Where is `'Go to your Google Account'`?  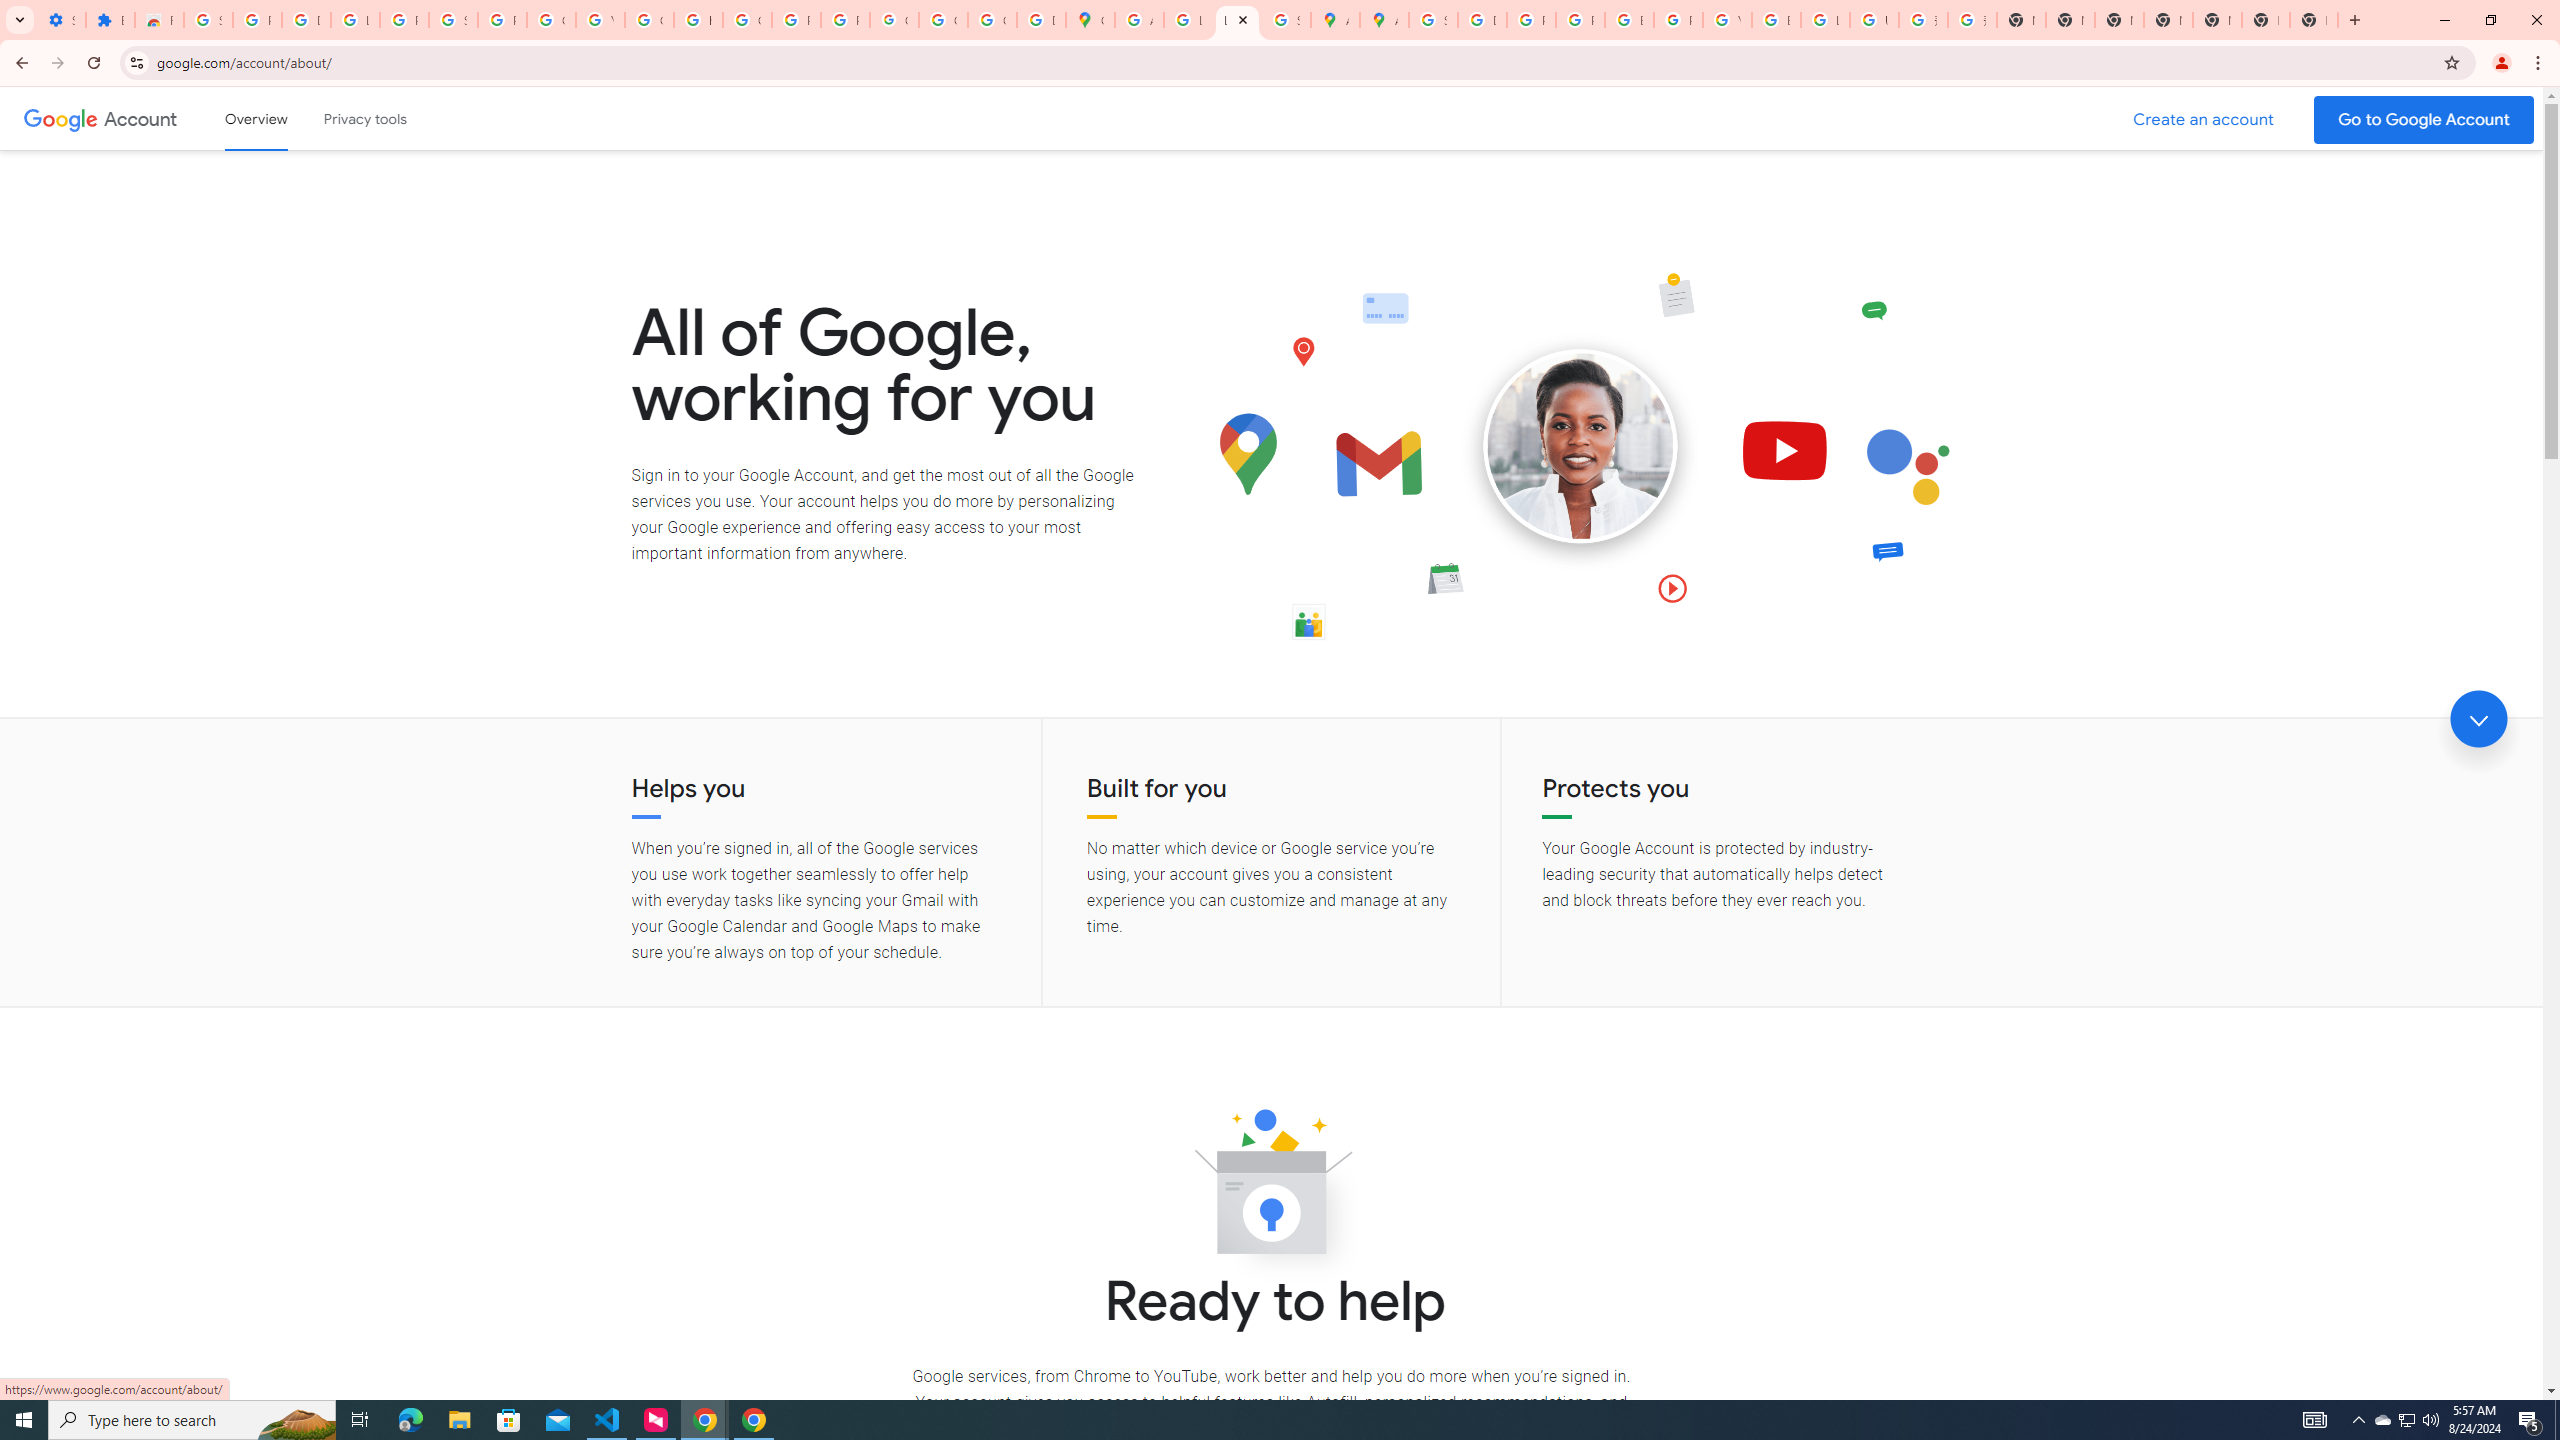
'Go to your Google Account' is located at coordinates (2424, 119).